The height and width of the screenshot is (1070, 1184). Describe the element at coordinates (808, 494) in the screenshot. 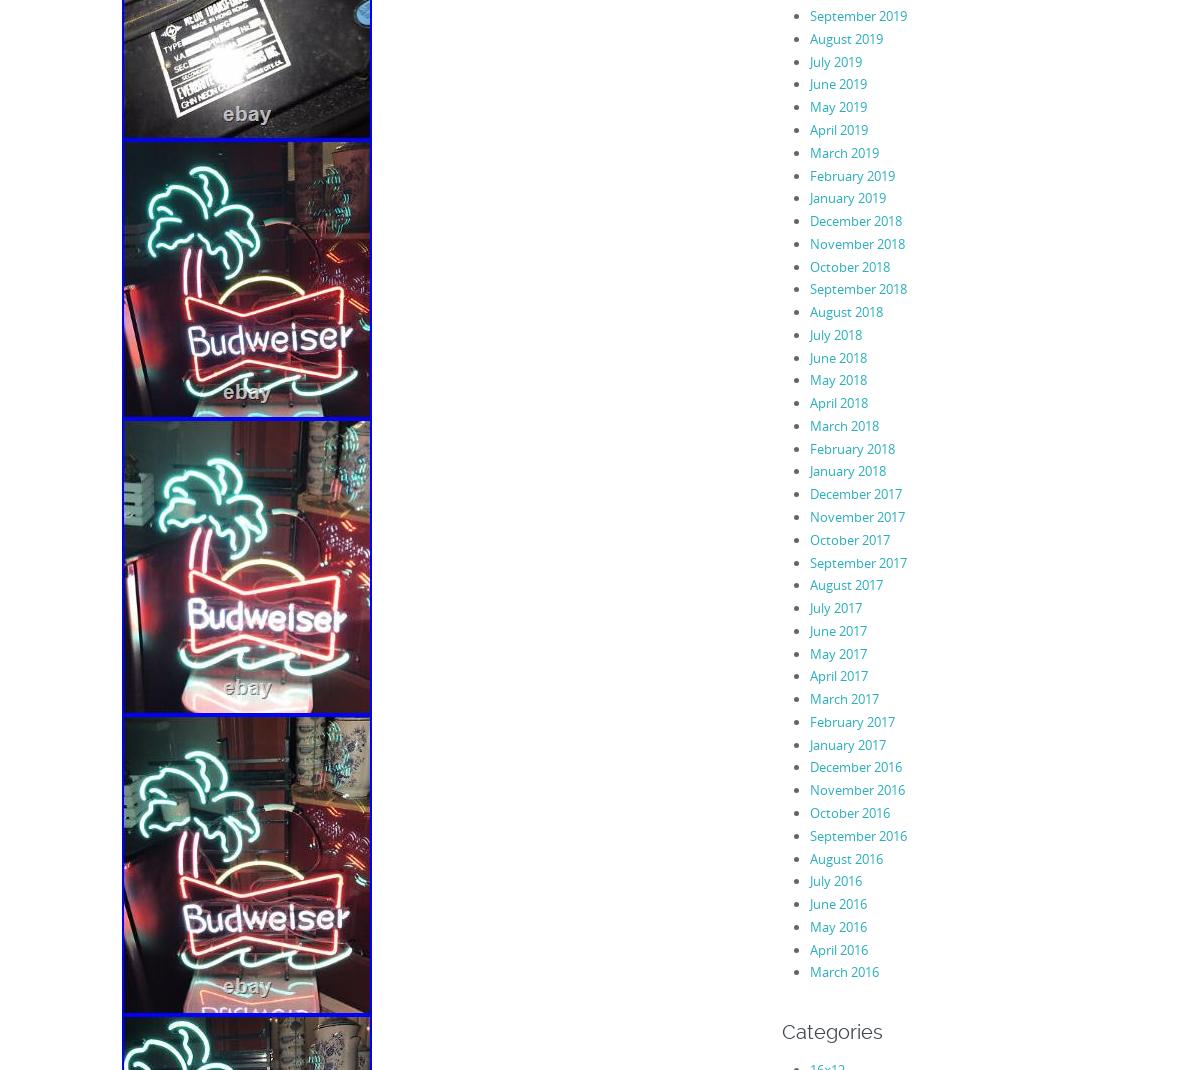

I see `'December 2017'` at that location.